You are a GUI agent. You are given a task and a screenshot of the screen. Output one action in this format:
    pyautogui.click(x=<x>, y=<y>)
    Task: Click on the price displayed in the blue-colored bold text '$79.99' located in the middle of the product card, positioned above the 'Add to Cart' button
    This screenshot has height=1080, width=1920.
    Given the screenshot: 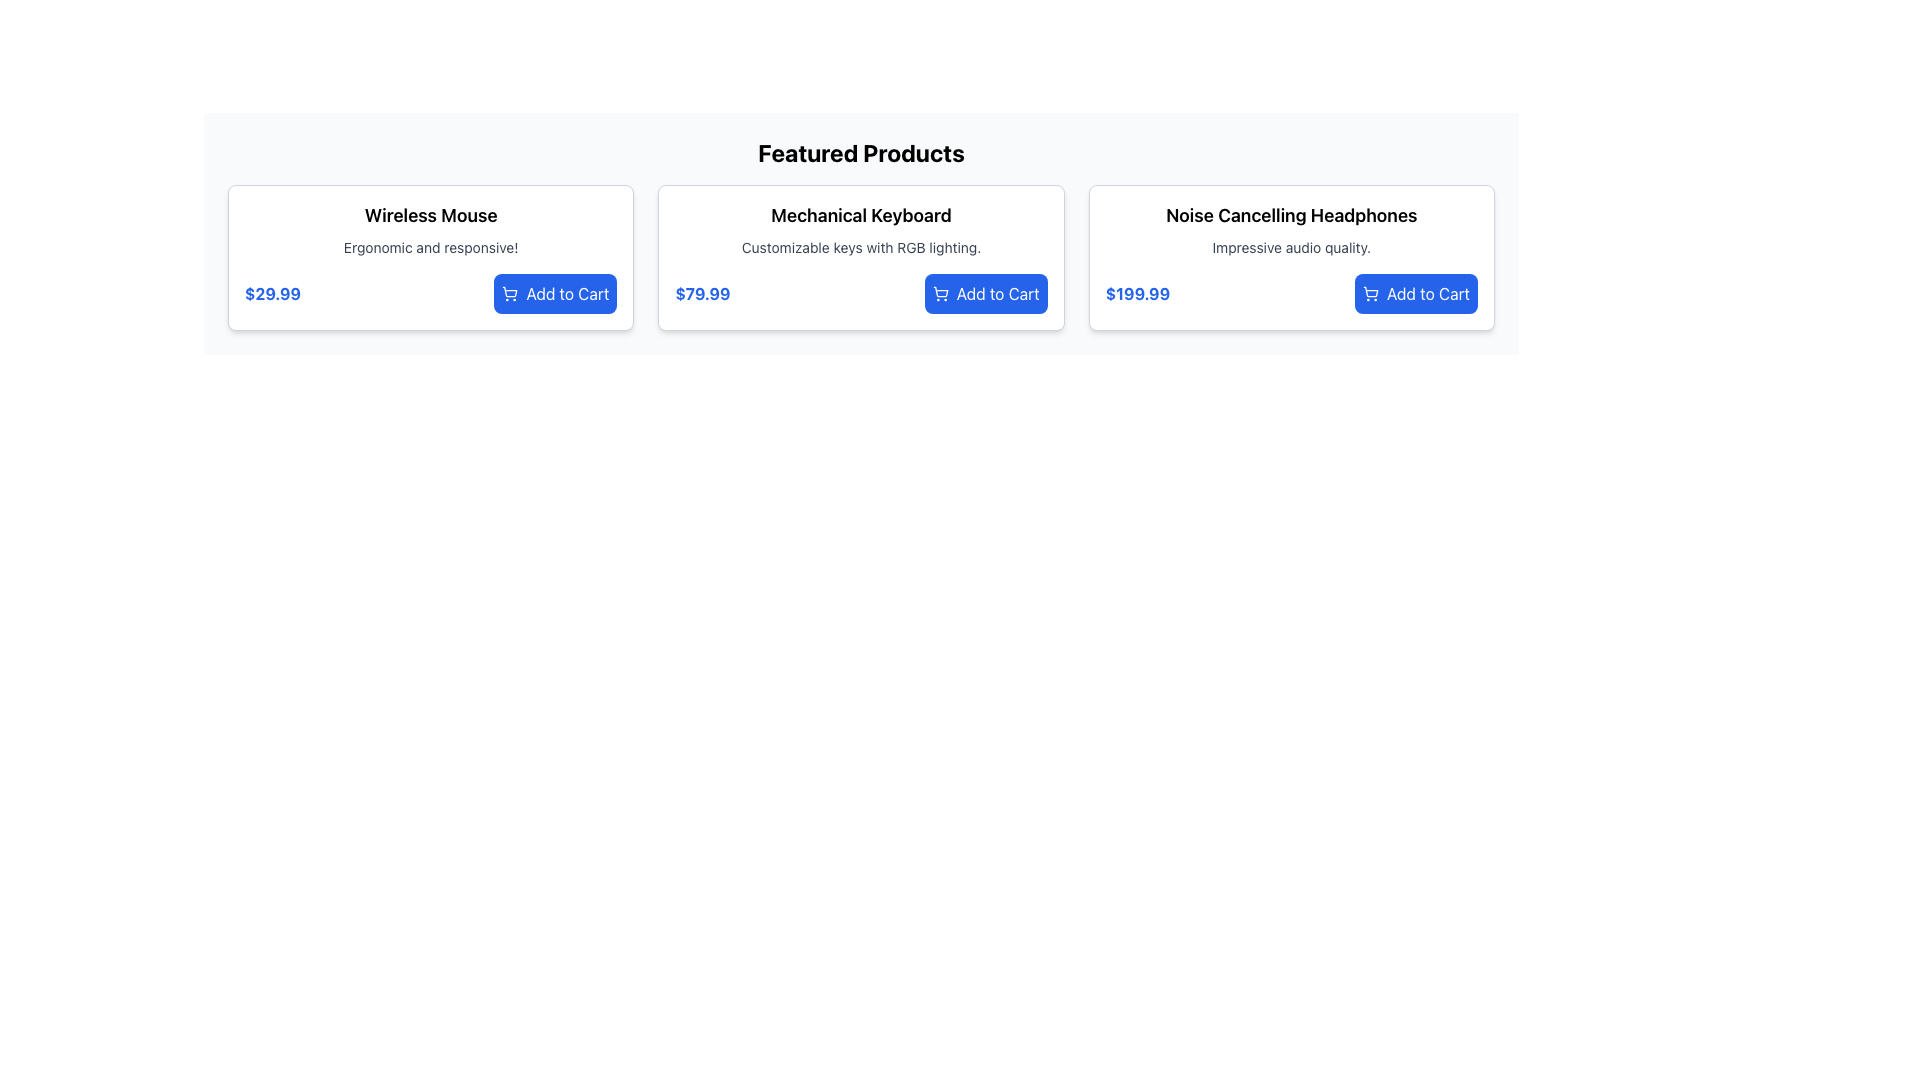 What is the action you would take?
    pyautogui.click(x=702, y=293)
    